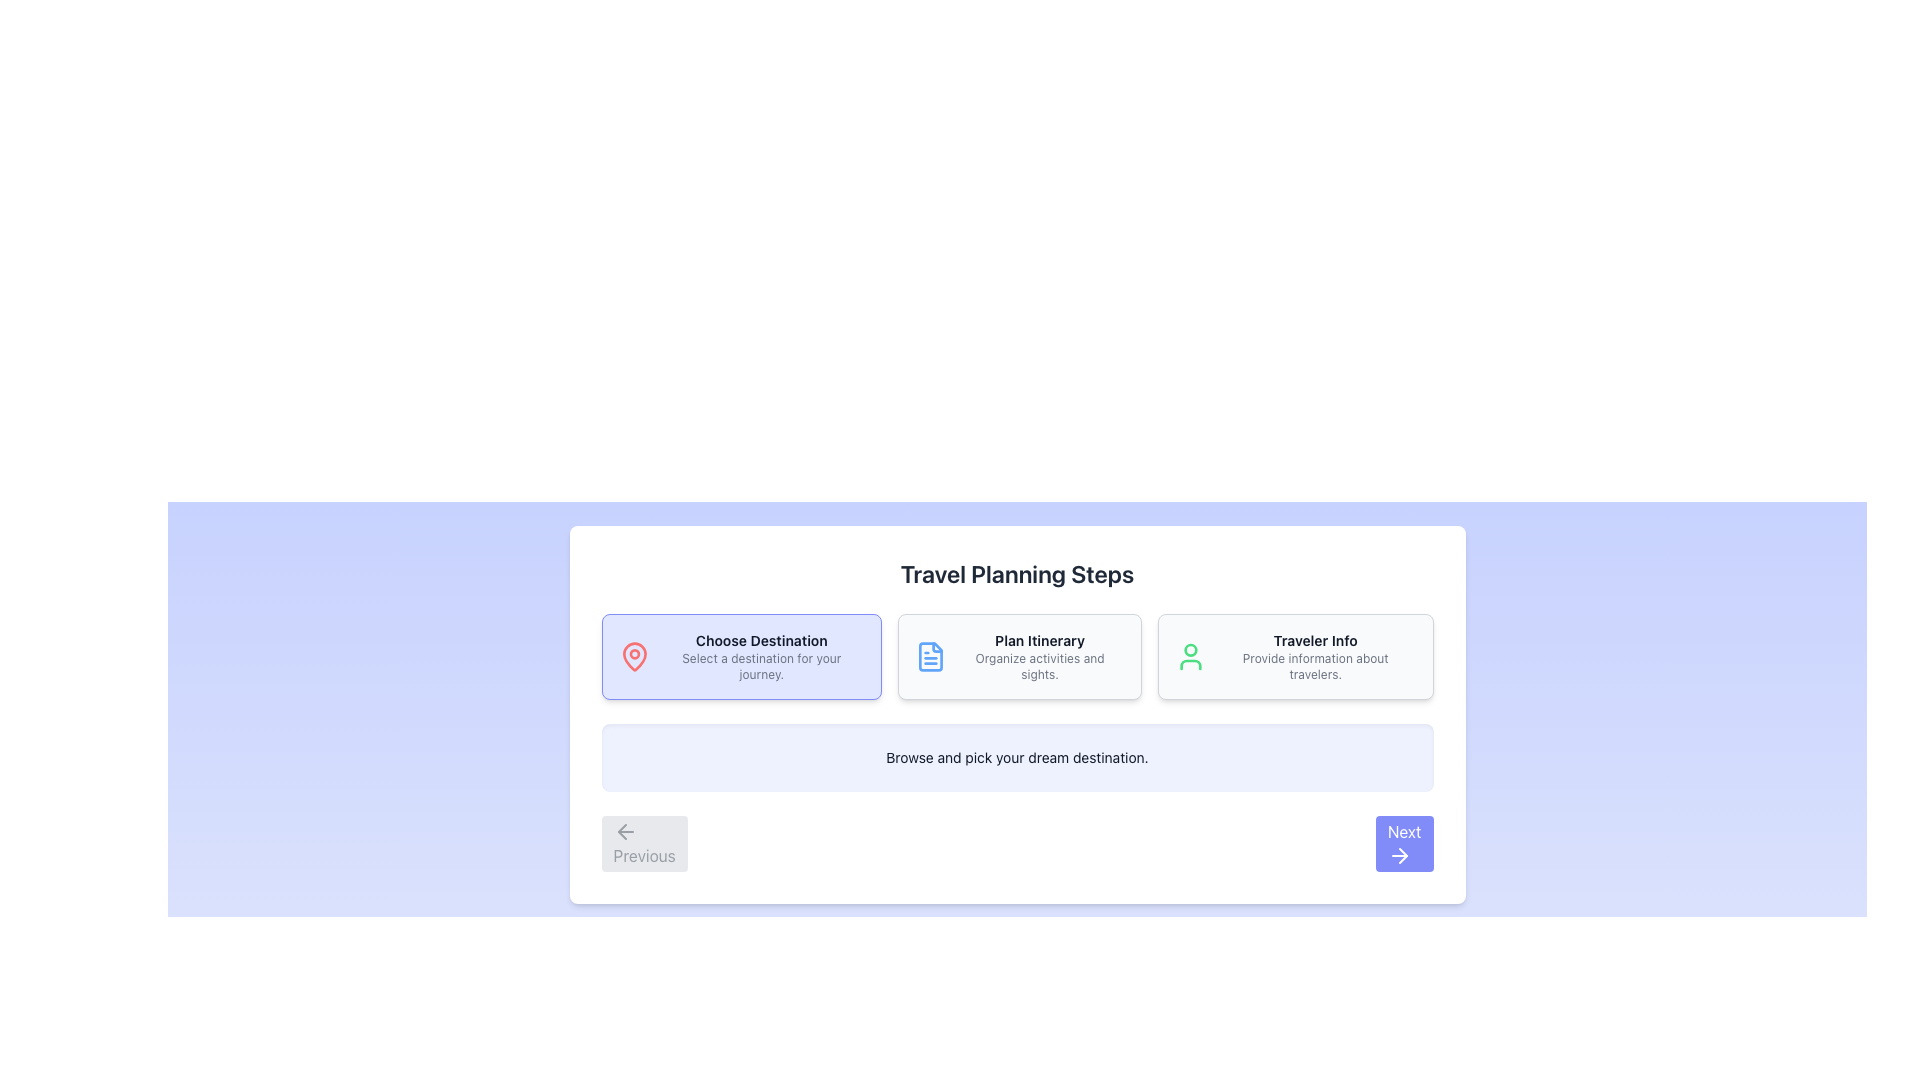  I want to click on the text label providing guidance for selecting a destination, located directly below the 'Choose Destination' heading in the Travel Planning Steps section, so click(760, 667).